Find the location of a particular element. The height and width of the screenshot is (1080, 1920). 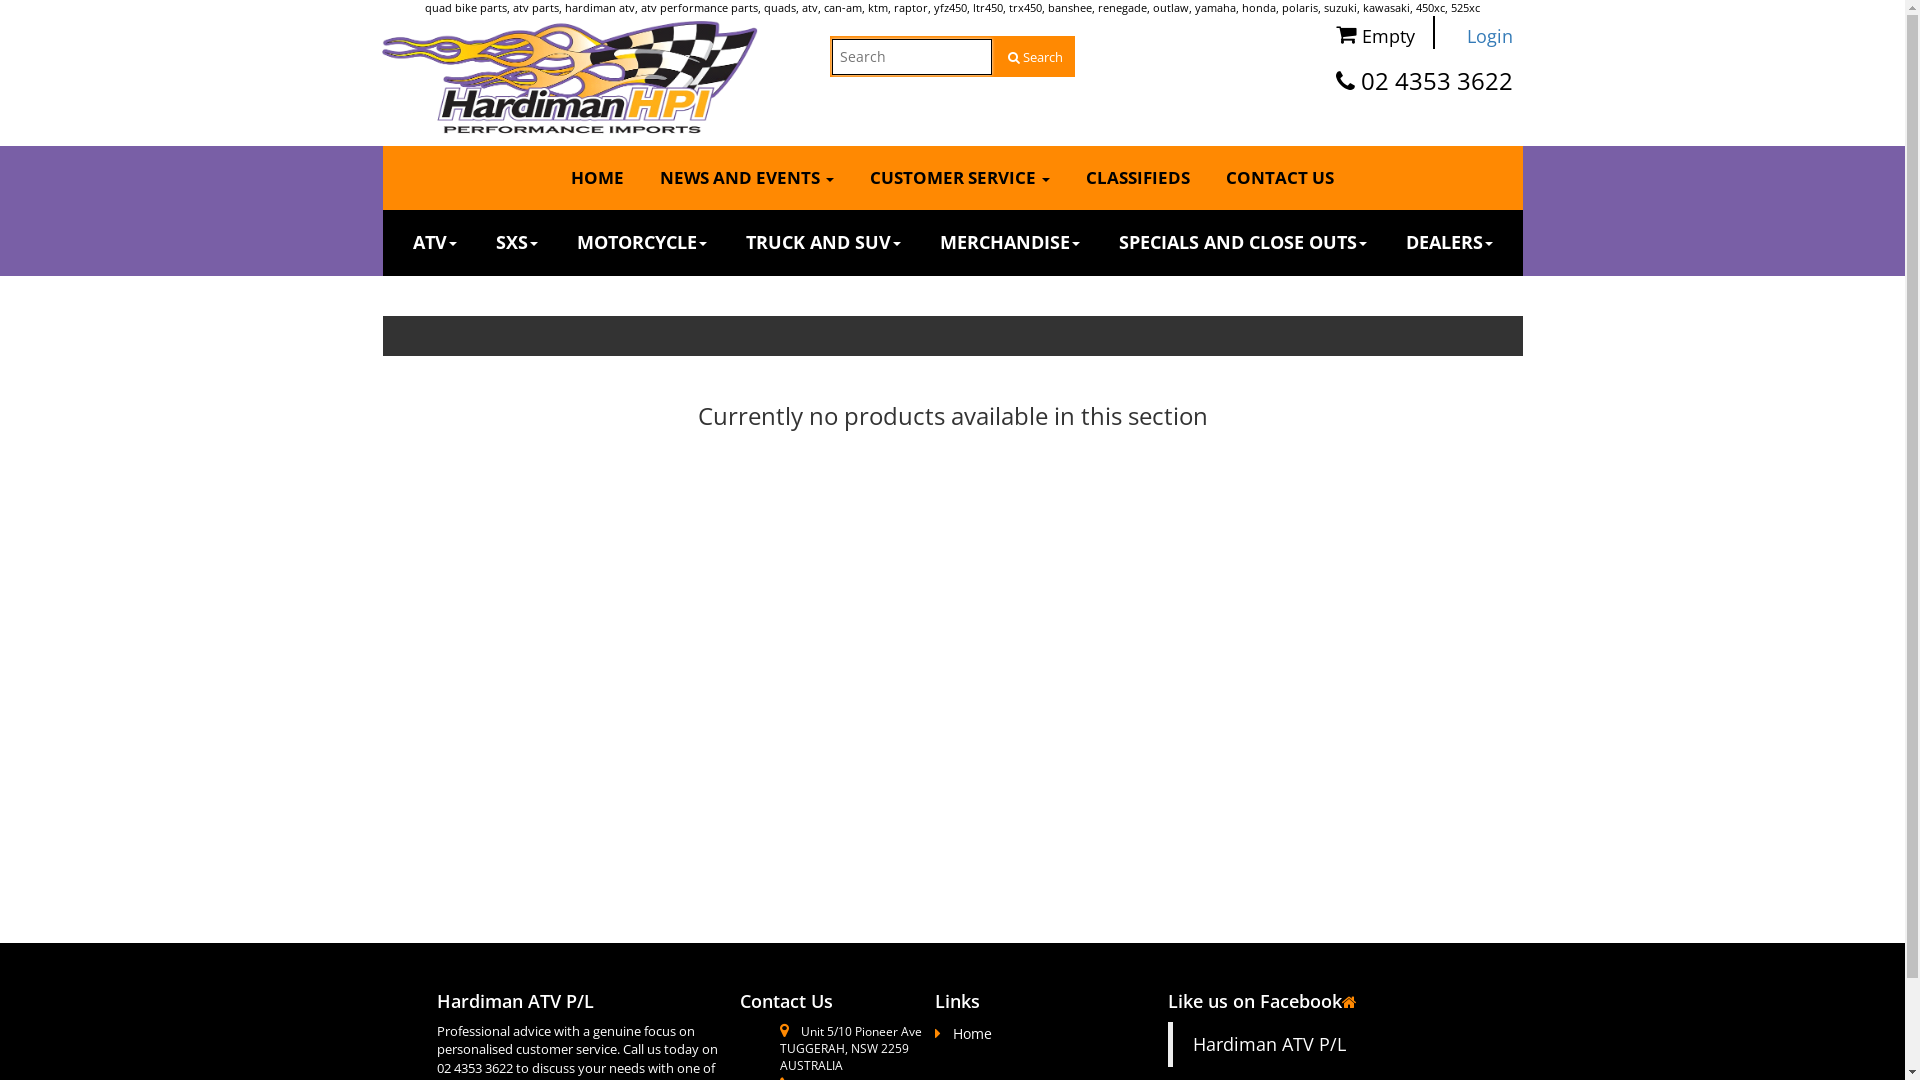

'Hardiman ATV P/L' is located at coordinates (1268, 1043).